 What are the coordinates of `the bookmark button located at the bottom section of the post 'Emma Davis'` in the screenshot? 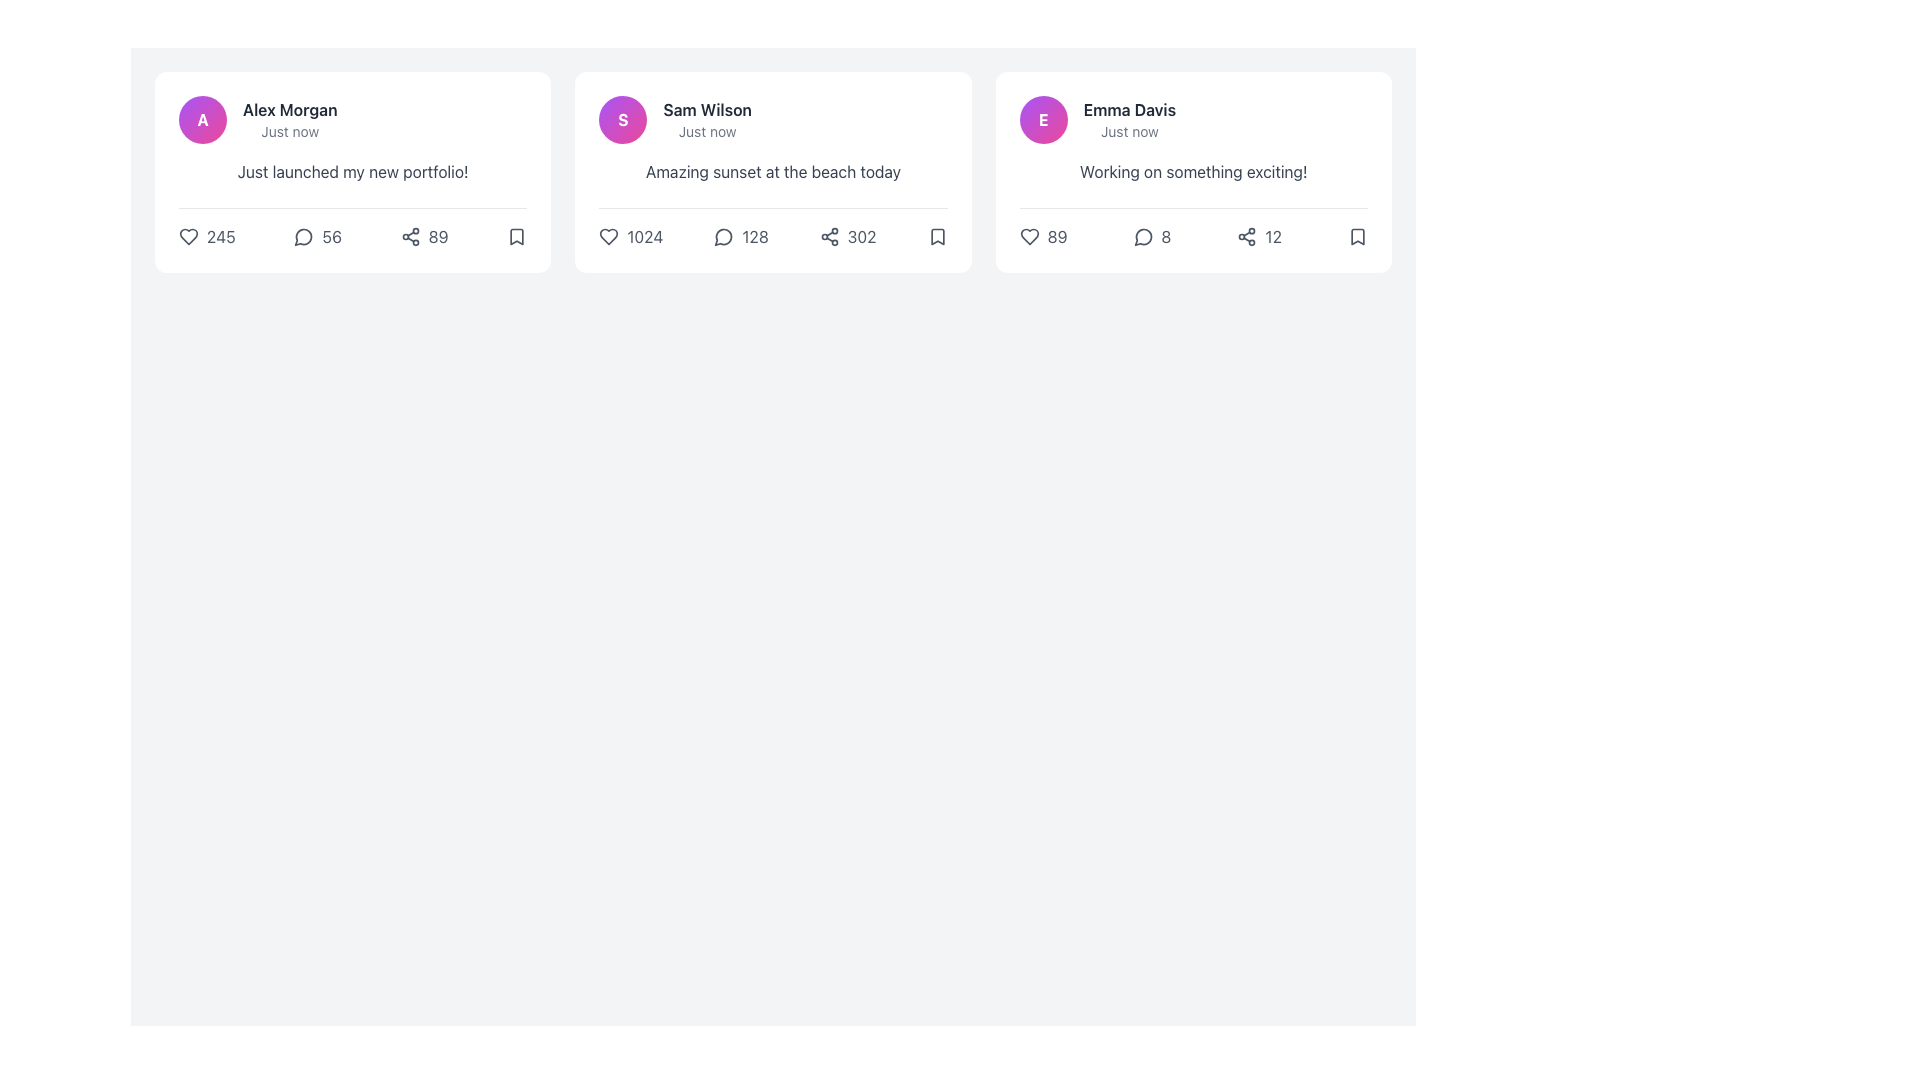 It's located at (1358, 235).